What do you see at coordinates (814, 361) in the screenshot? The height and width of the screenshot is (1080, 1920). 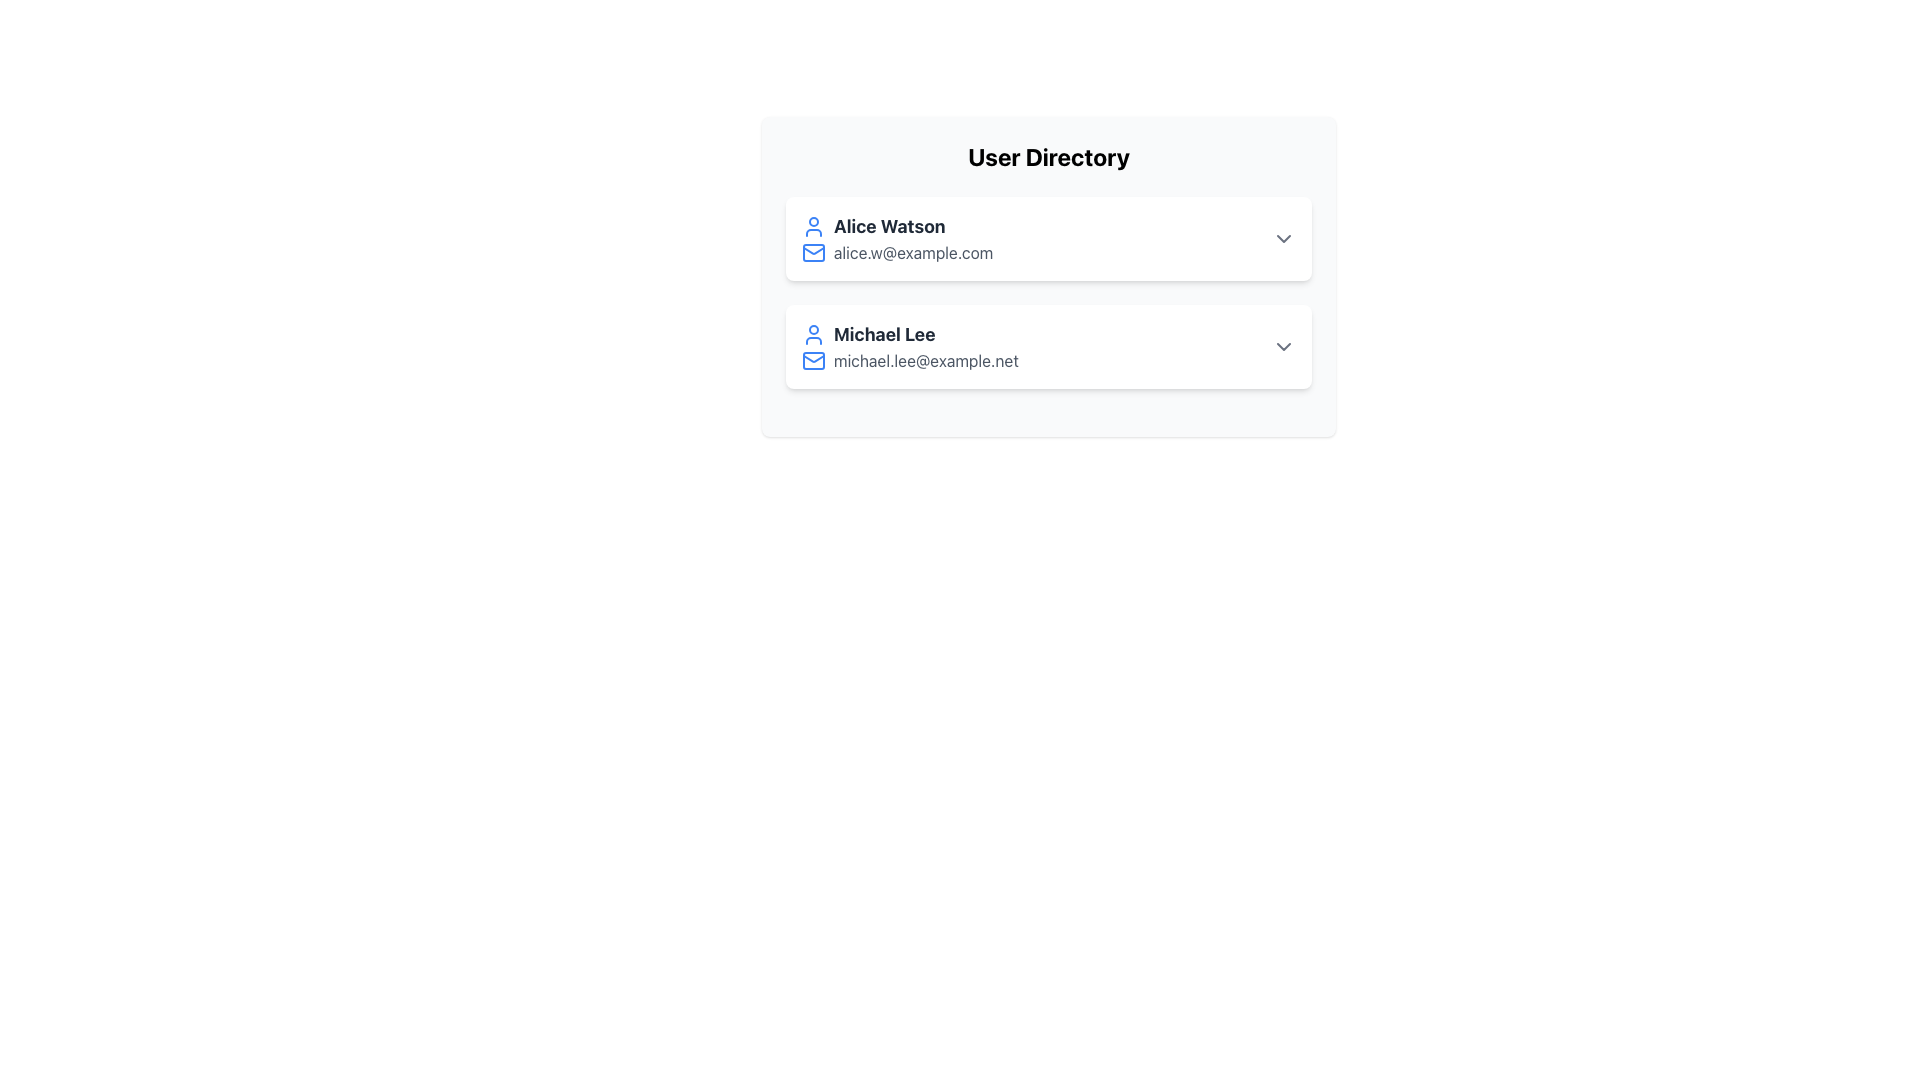 I see `the mail envelope icon with a blue outline located to the left of the email address 'michael.lee@example.net' in the second entry of the user directory list` at bounding box center [814, 361].